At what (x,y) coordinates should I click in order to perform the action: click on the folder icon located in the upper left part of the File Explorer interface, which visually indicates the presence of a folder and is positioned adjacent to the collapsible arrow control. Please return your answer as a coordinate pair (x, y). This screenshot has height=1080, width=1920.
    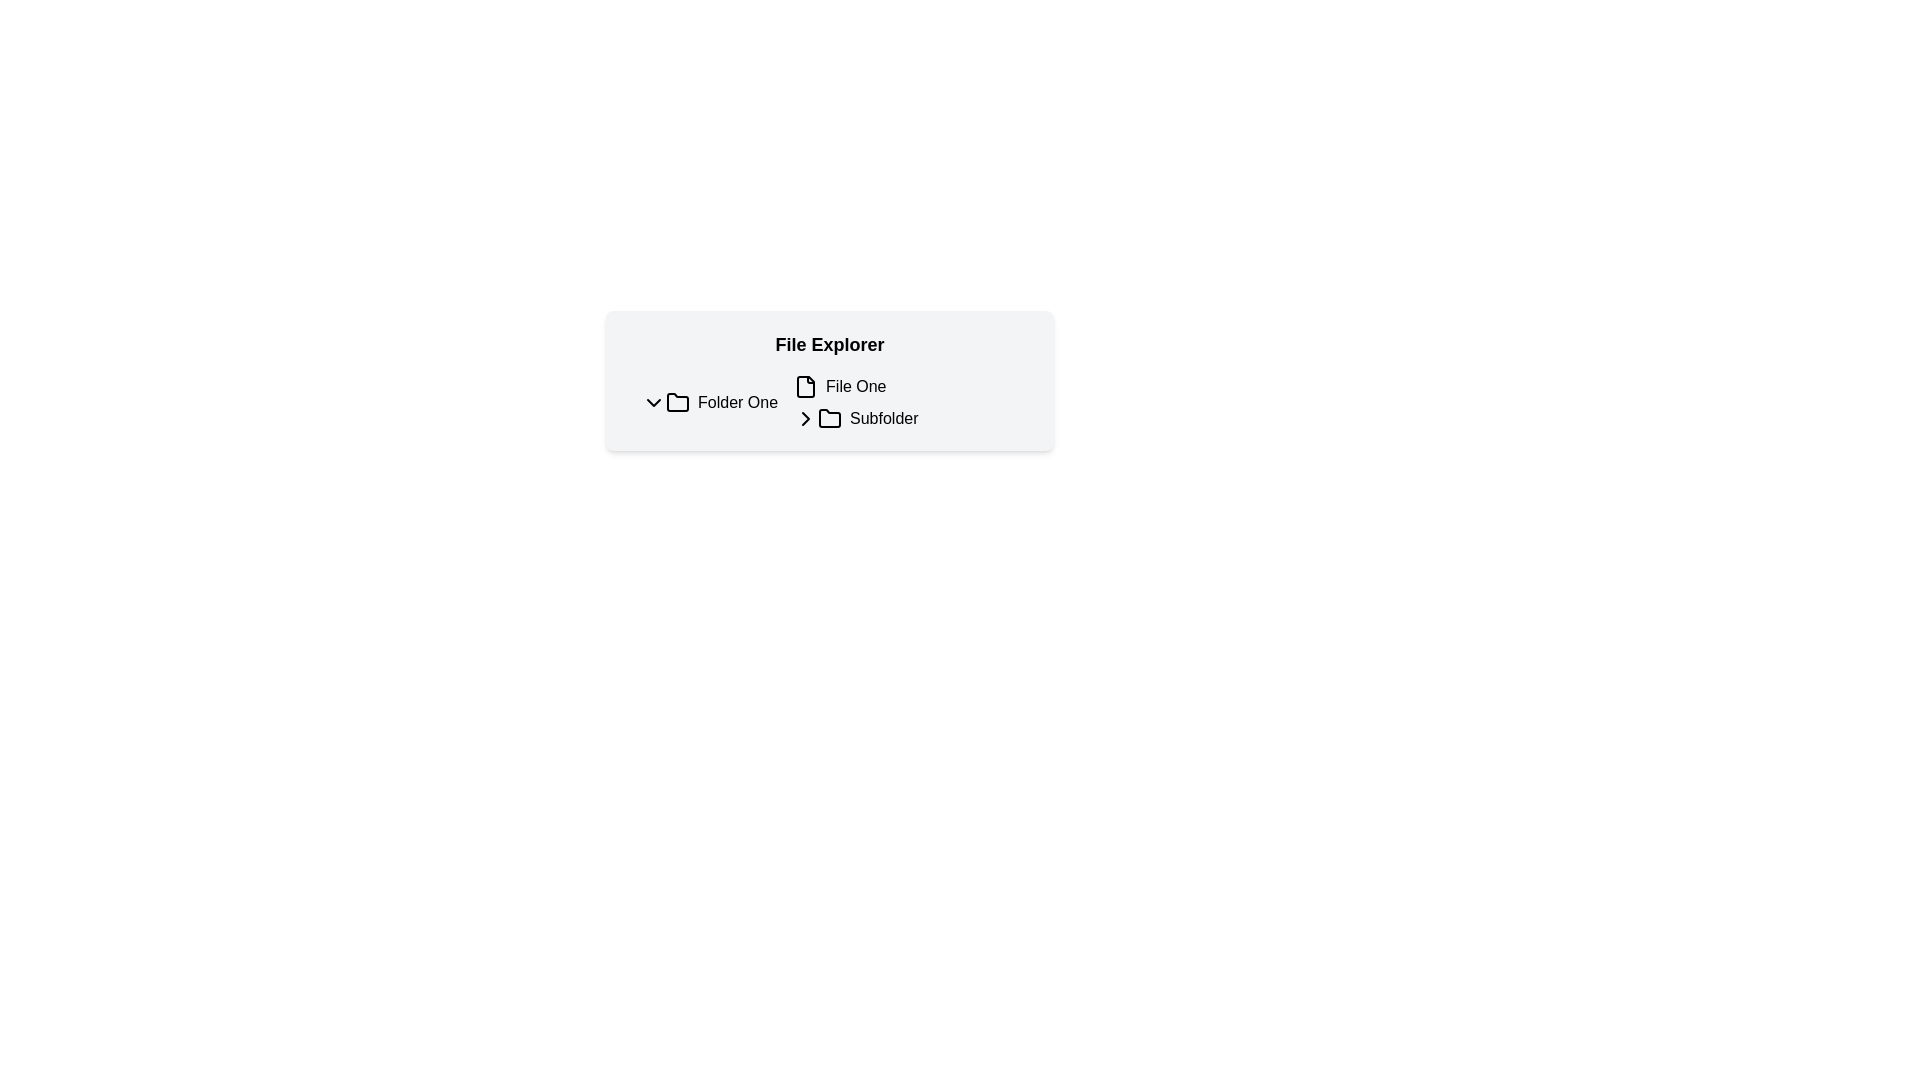
    Looking at the image, I should click on (677, 402).